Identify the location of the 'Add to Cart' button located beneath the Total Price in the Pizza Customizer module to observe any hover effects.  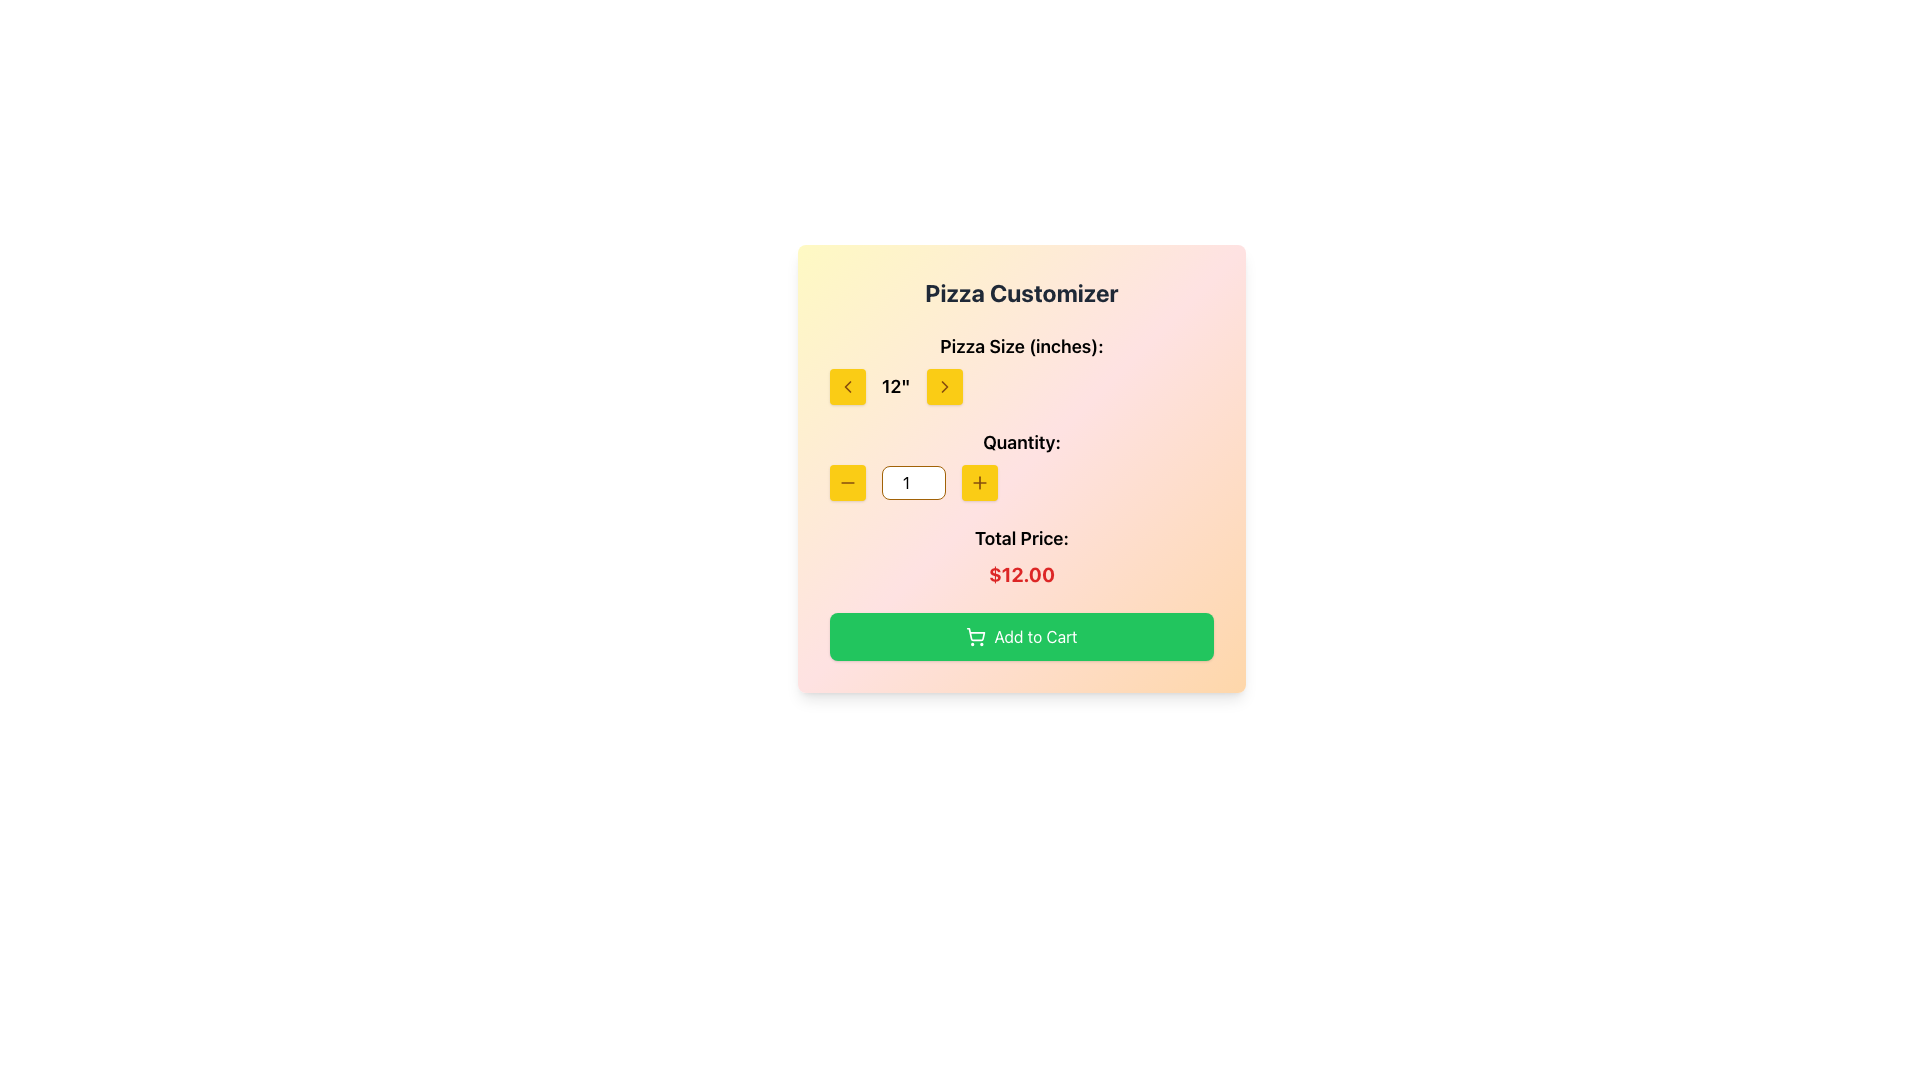
(1022, 636).